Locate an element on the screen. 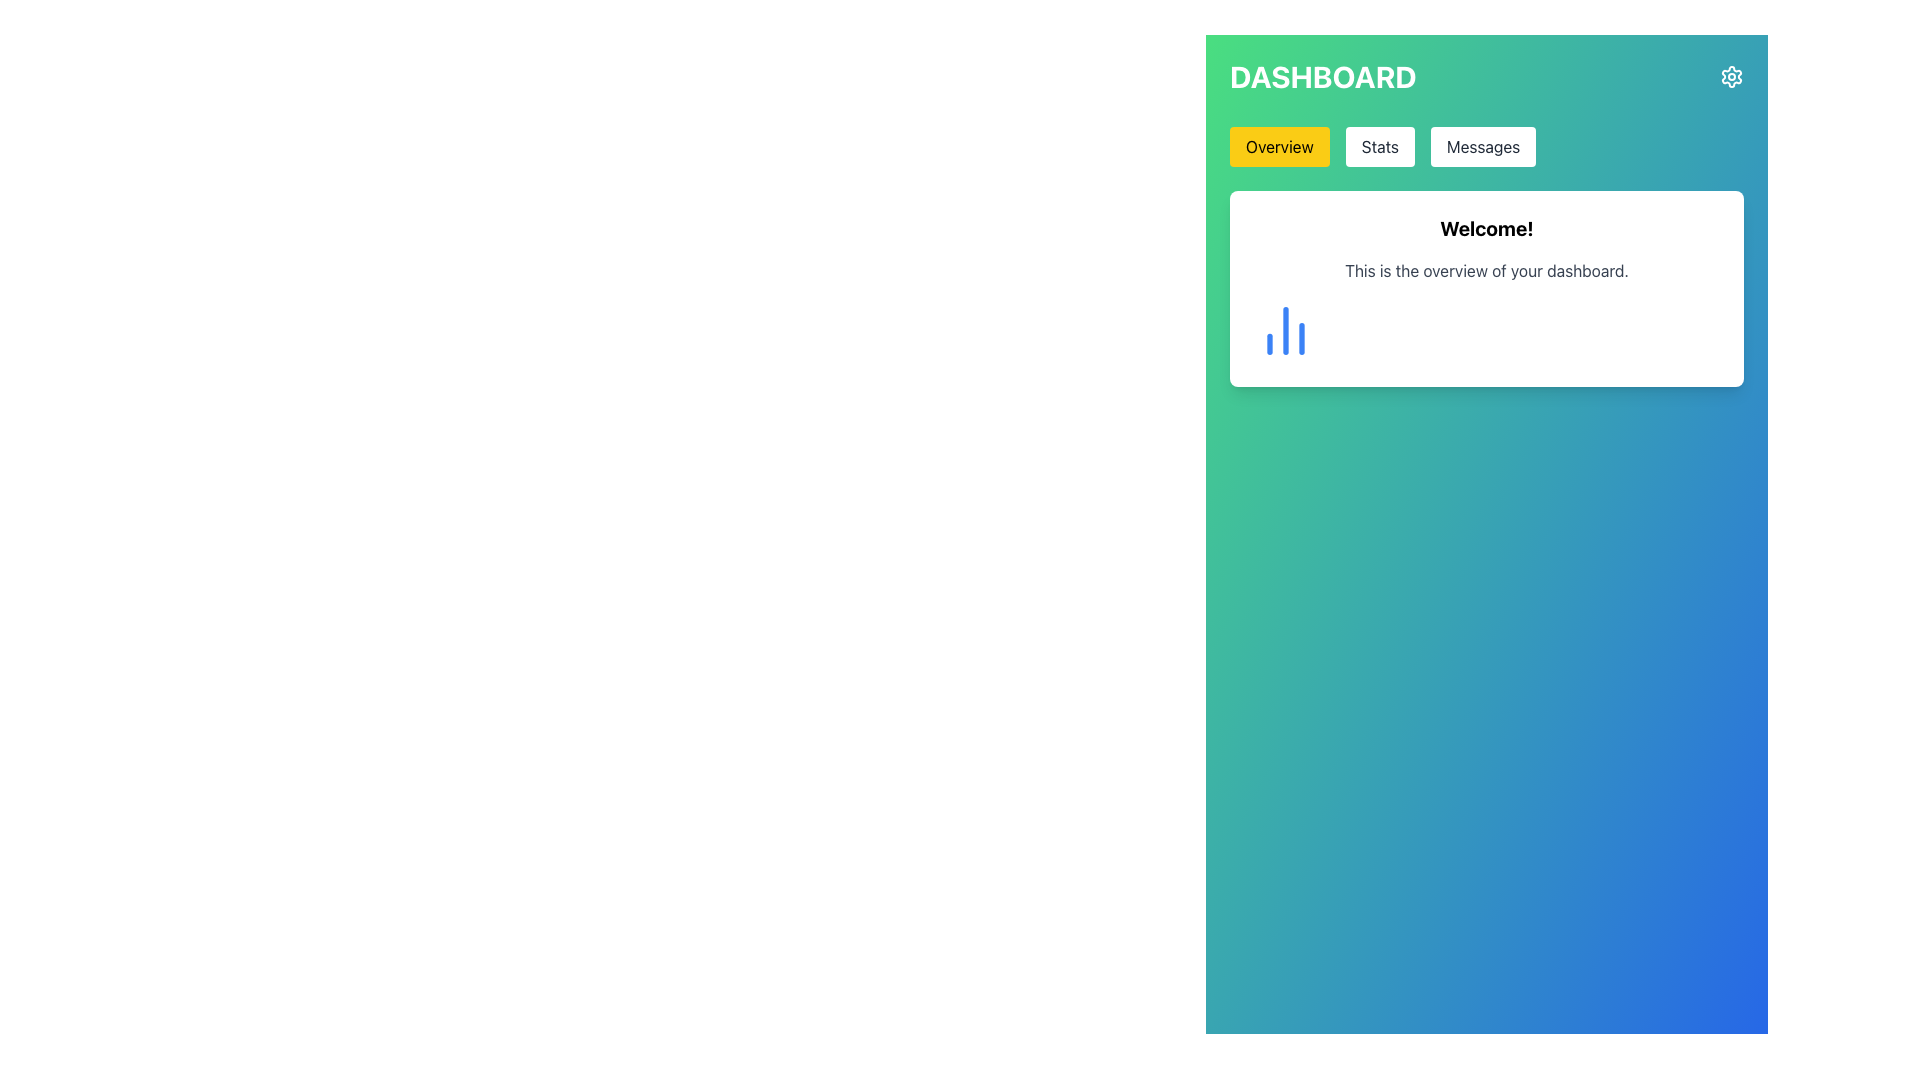 The image size is (1920, 1080). the 'Overview' button, which is a rectangular button with rounded edges and a yellow background is located at coordinates (1278, 145).